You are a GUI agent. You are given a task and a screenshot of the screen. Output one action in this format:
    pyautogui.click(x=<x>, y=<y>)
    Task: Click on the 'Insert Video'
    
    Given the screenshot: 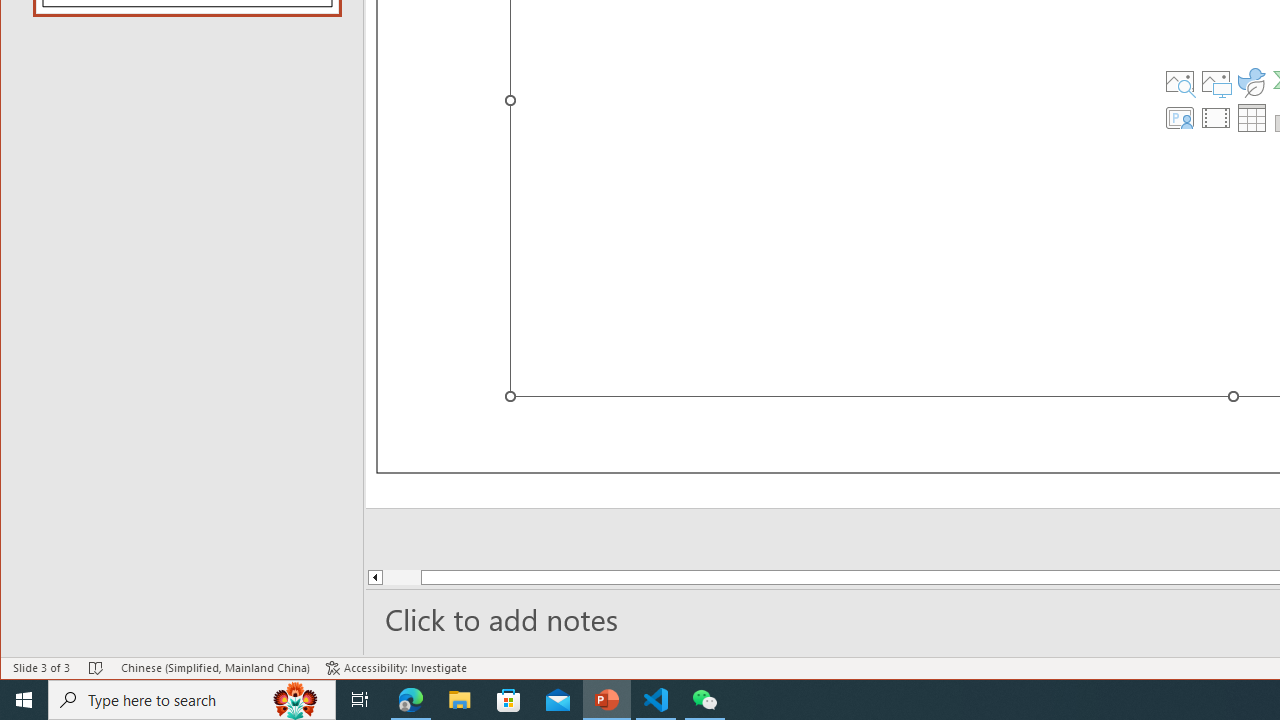 What is the action you would take?
    pyautogui.click(x=1215, y=118)
    